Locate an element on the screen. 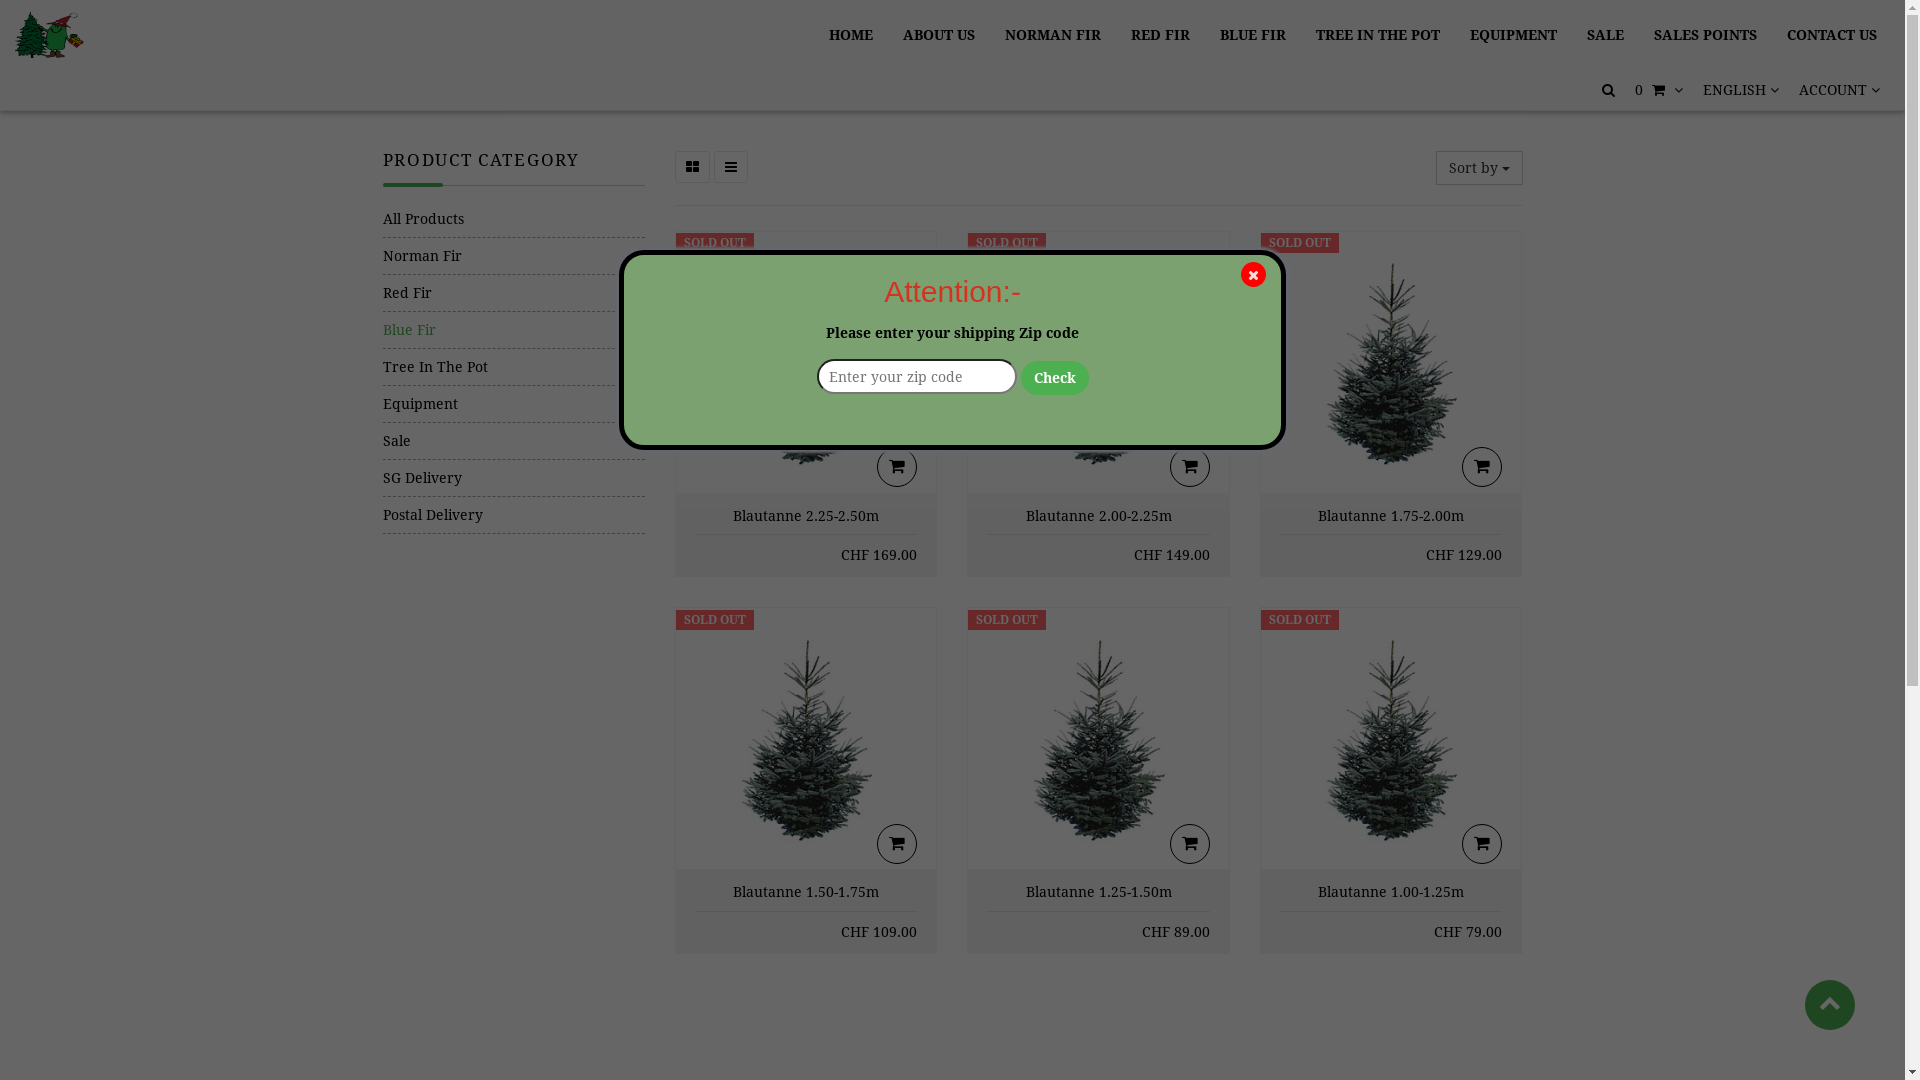  'HOME' is located at coordinates (850, 34).